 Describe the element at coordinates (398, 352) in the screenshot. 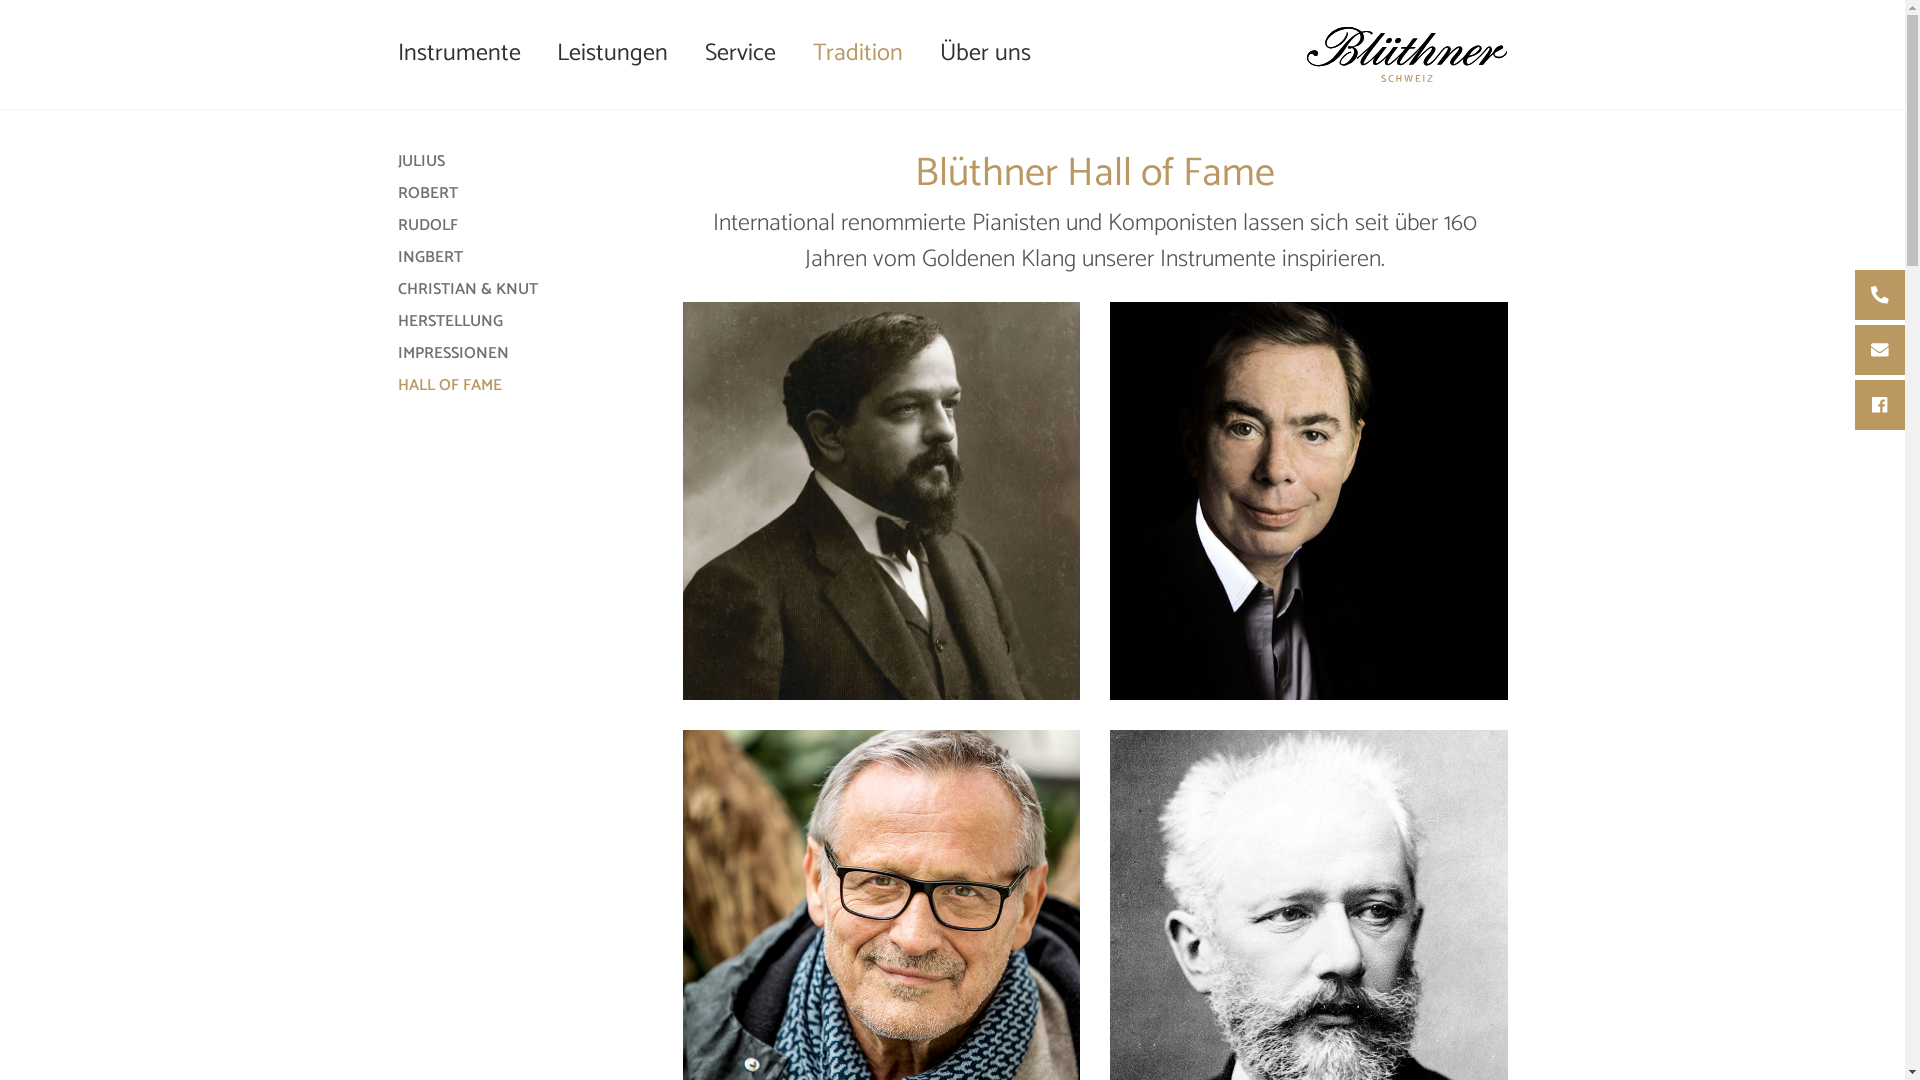

I see `'IMPRESSIONEN'` at that location.